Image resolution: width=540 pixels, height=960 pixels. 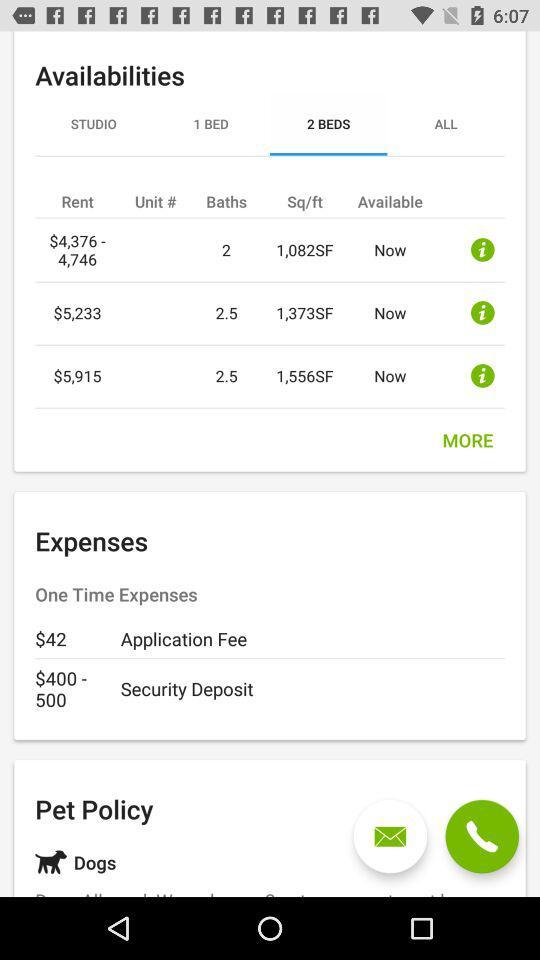 I want to click on the email icon, so click(x=390, y=836).